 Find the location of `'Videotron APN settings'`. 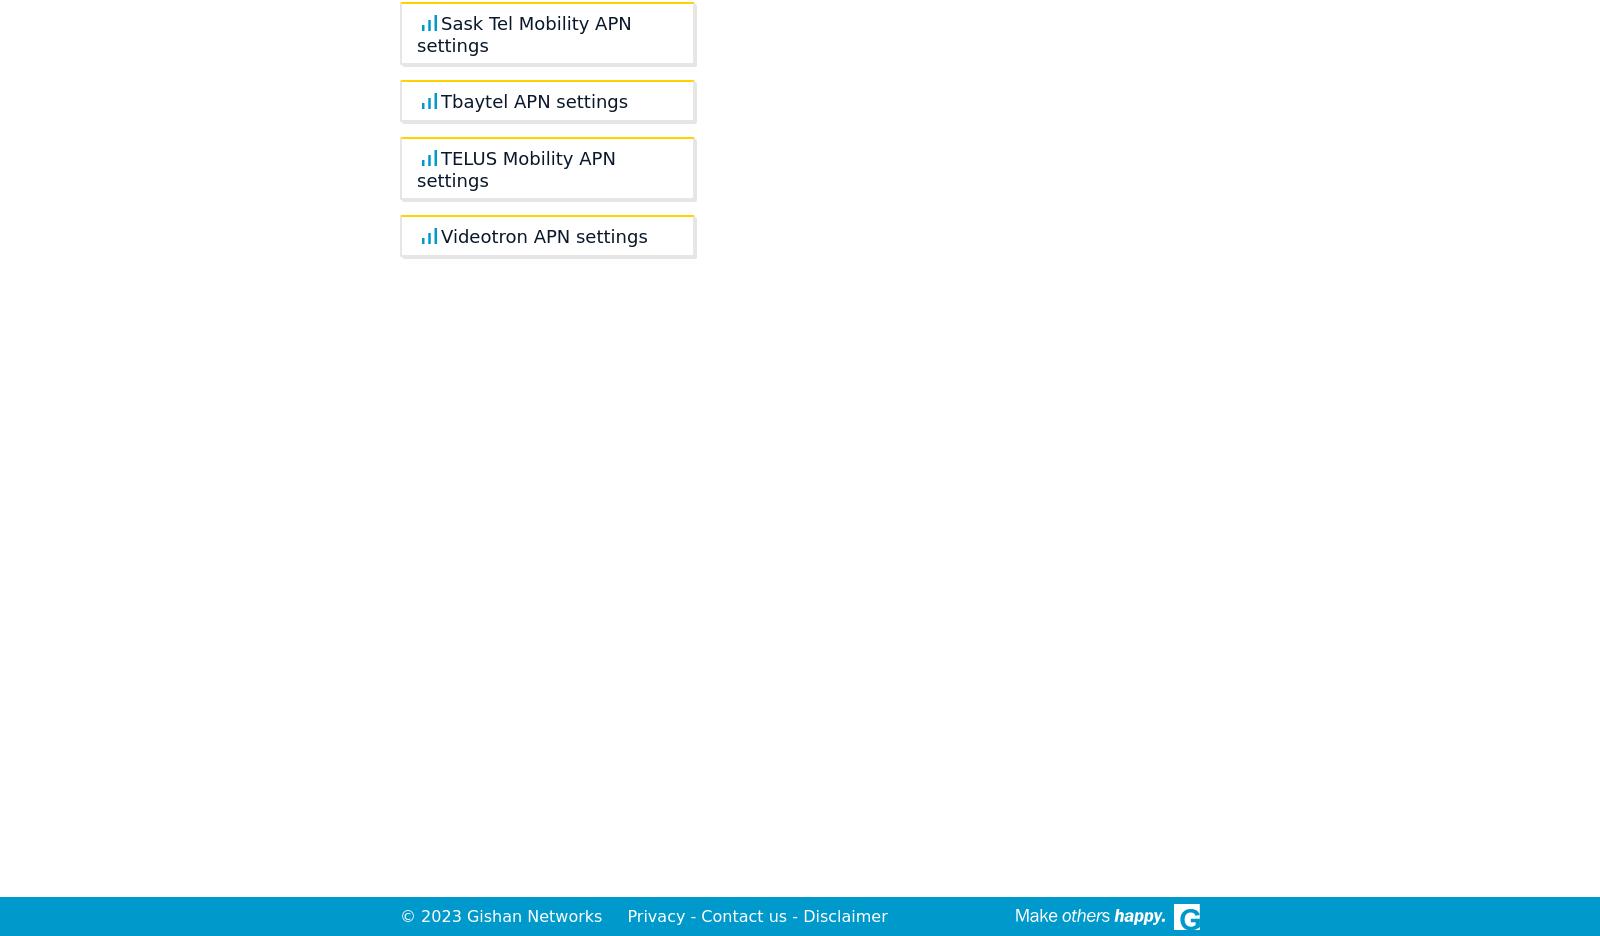

'Videotron APN settings' is located at coordinates (543, 235).